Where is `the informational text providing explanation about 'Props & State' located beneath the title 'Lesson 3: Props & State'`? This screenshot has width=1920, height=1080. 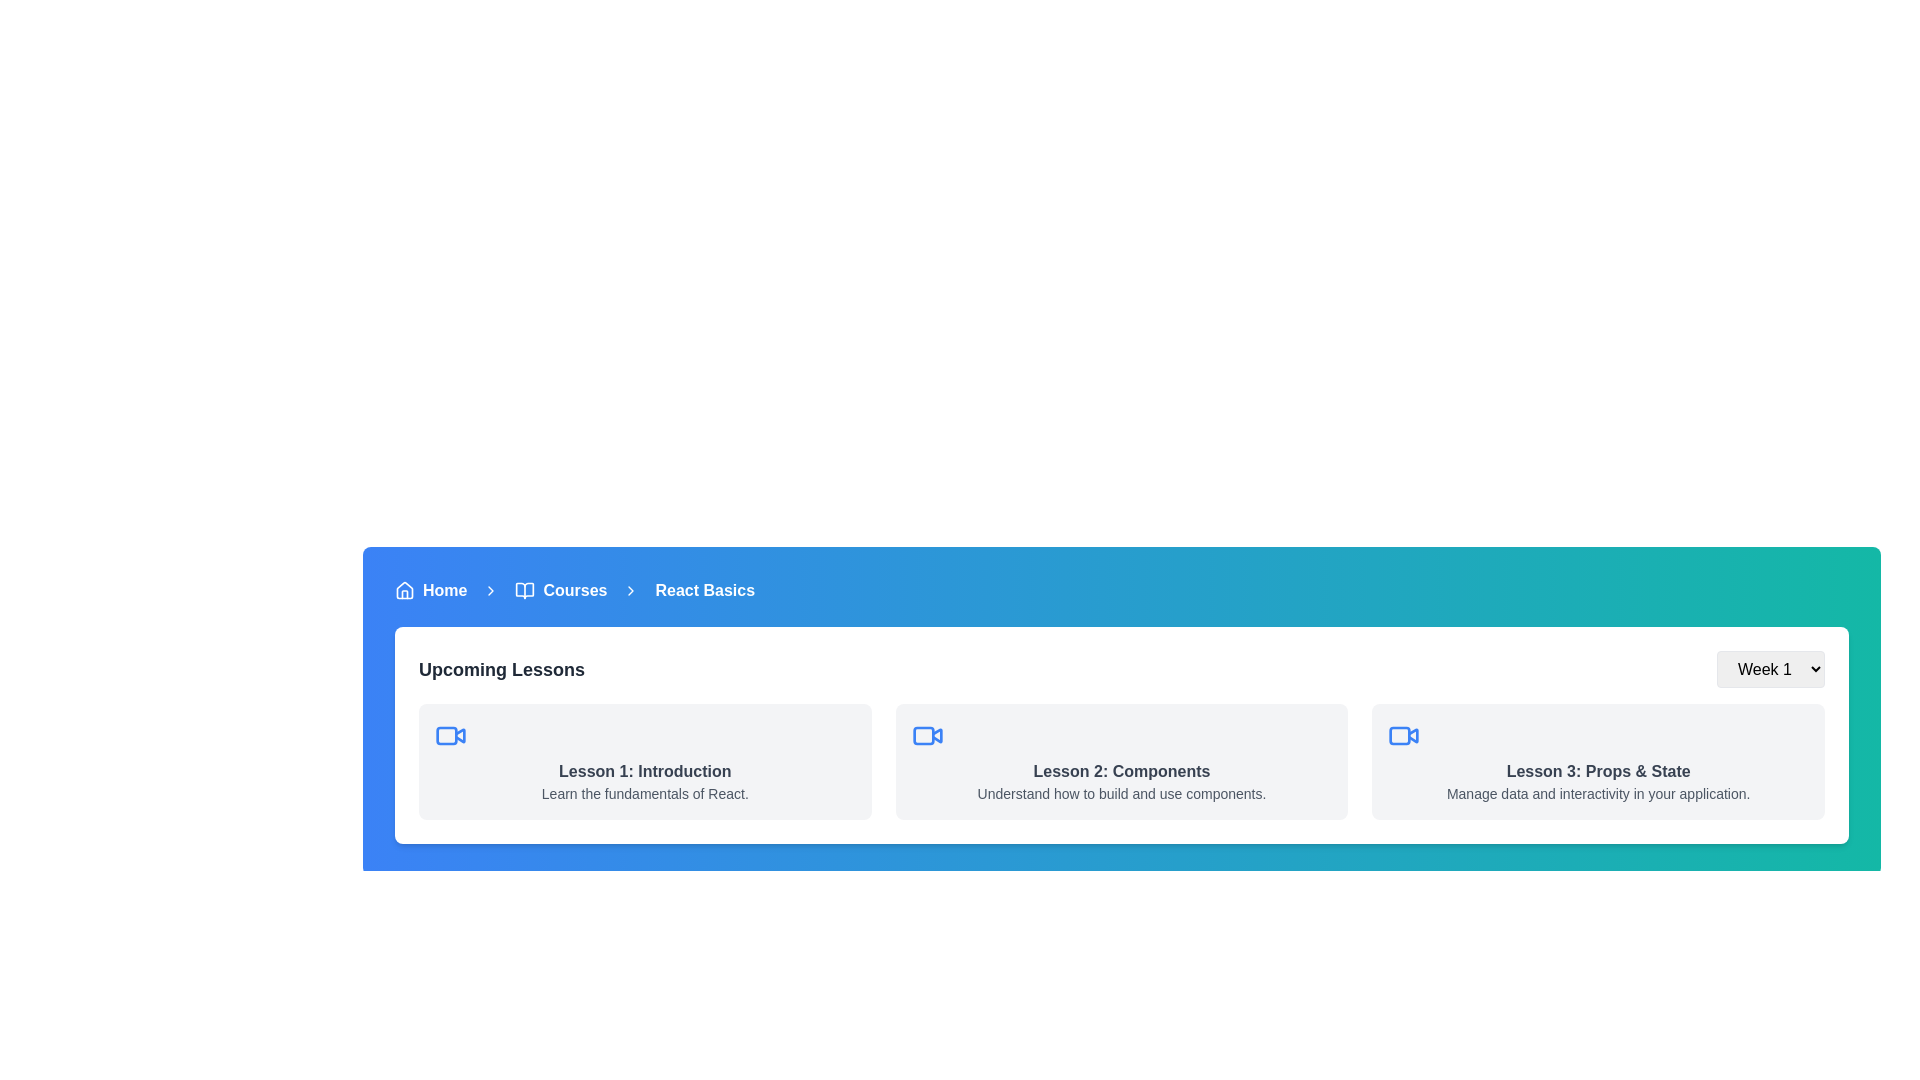 the informational text providing explanation about 'Props & State' located beneath the title 'Lesson 3: Props & State' is located at coordinates (1597, 793).